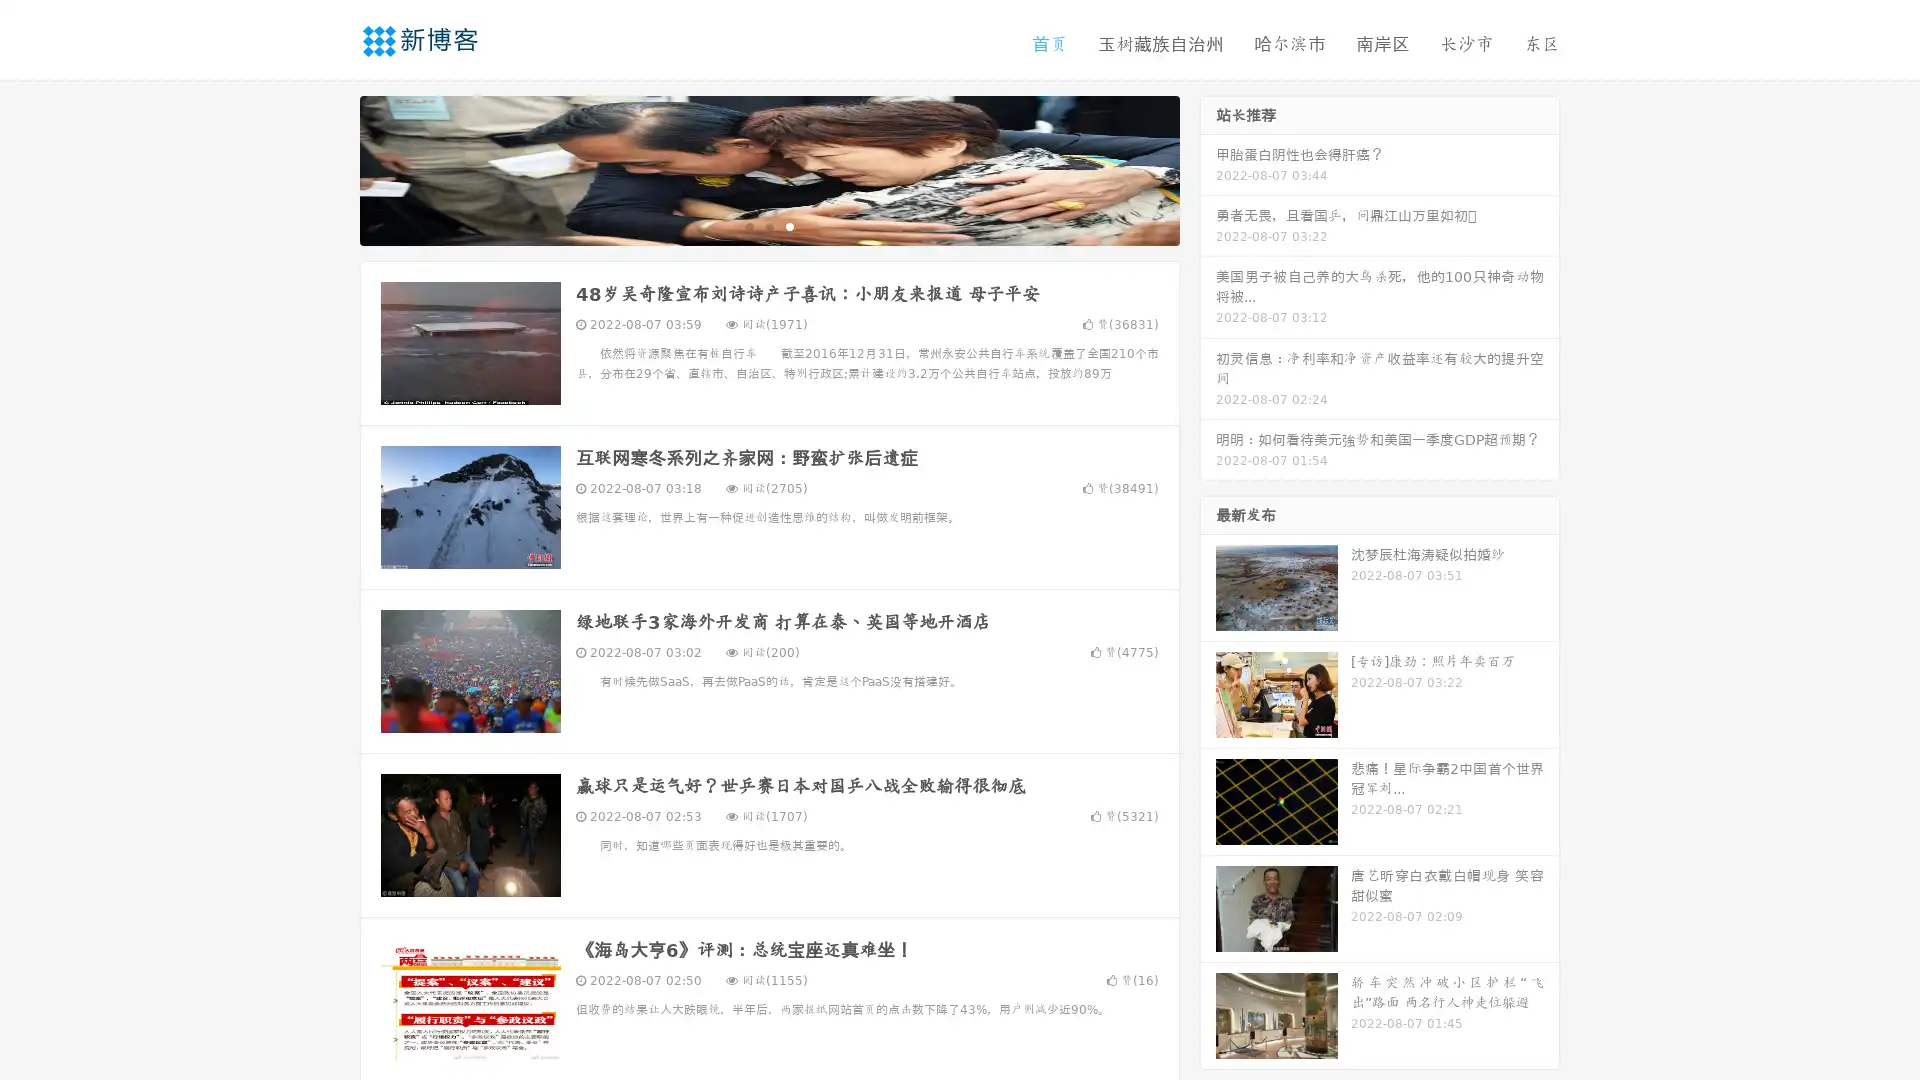 This screenshot has width=1920, height=1080. What do you see at coordinates (789, 225) in the screenshot?
I see `Go to slide 3` at bounding box center [789, 225].